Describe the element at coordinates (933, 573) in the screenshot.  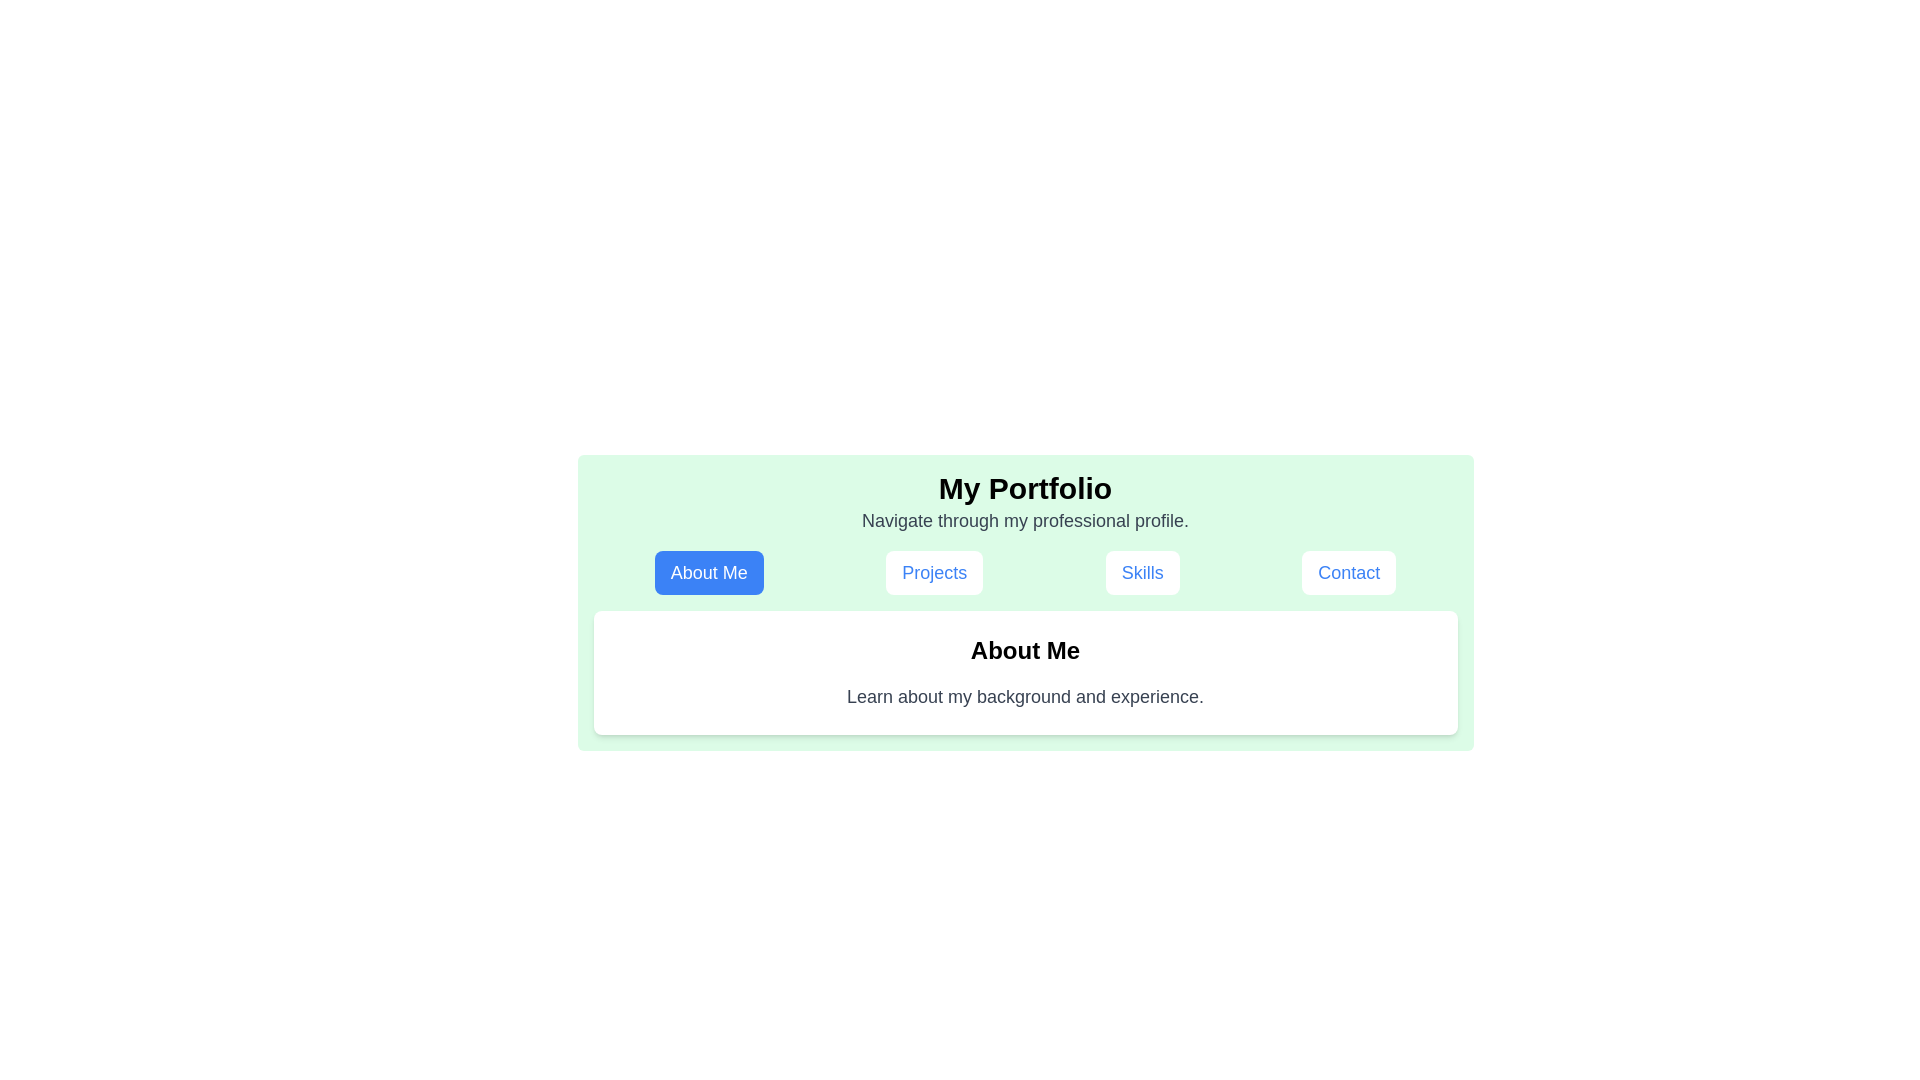
I see `the tab labeled Projects to observe its hover effect` at that location.